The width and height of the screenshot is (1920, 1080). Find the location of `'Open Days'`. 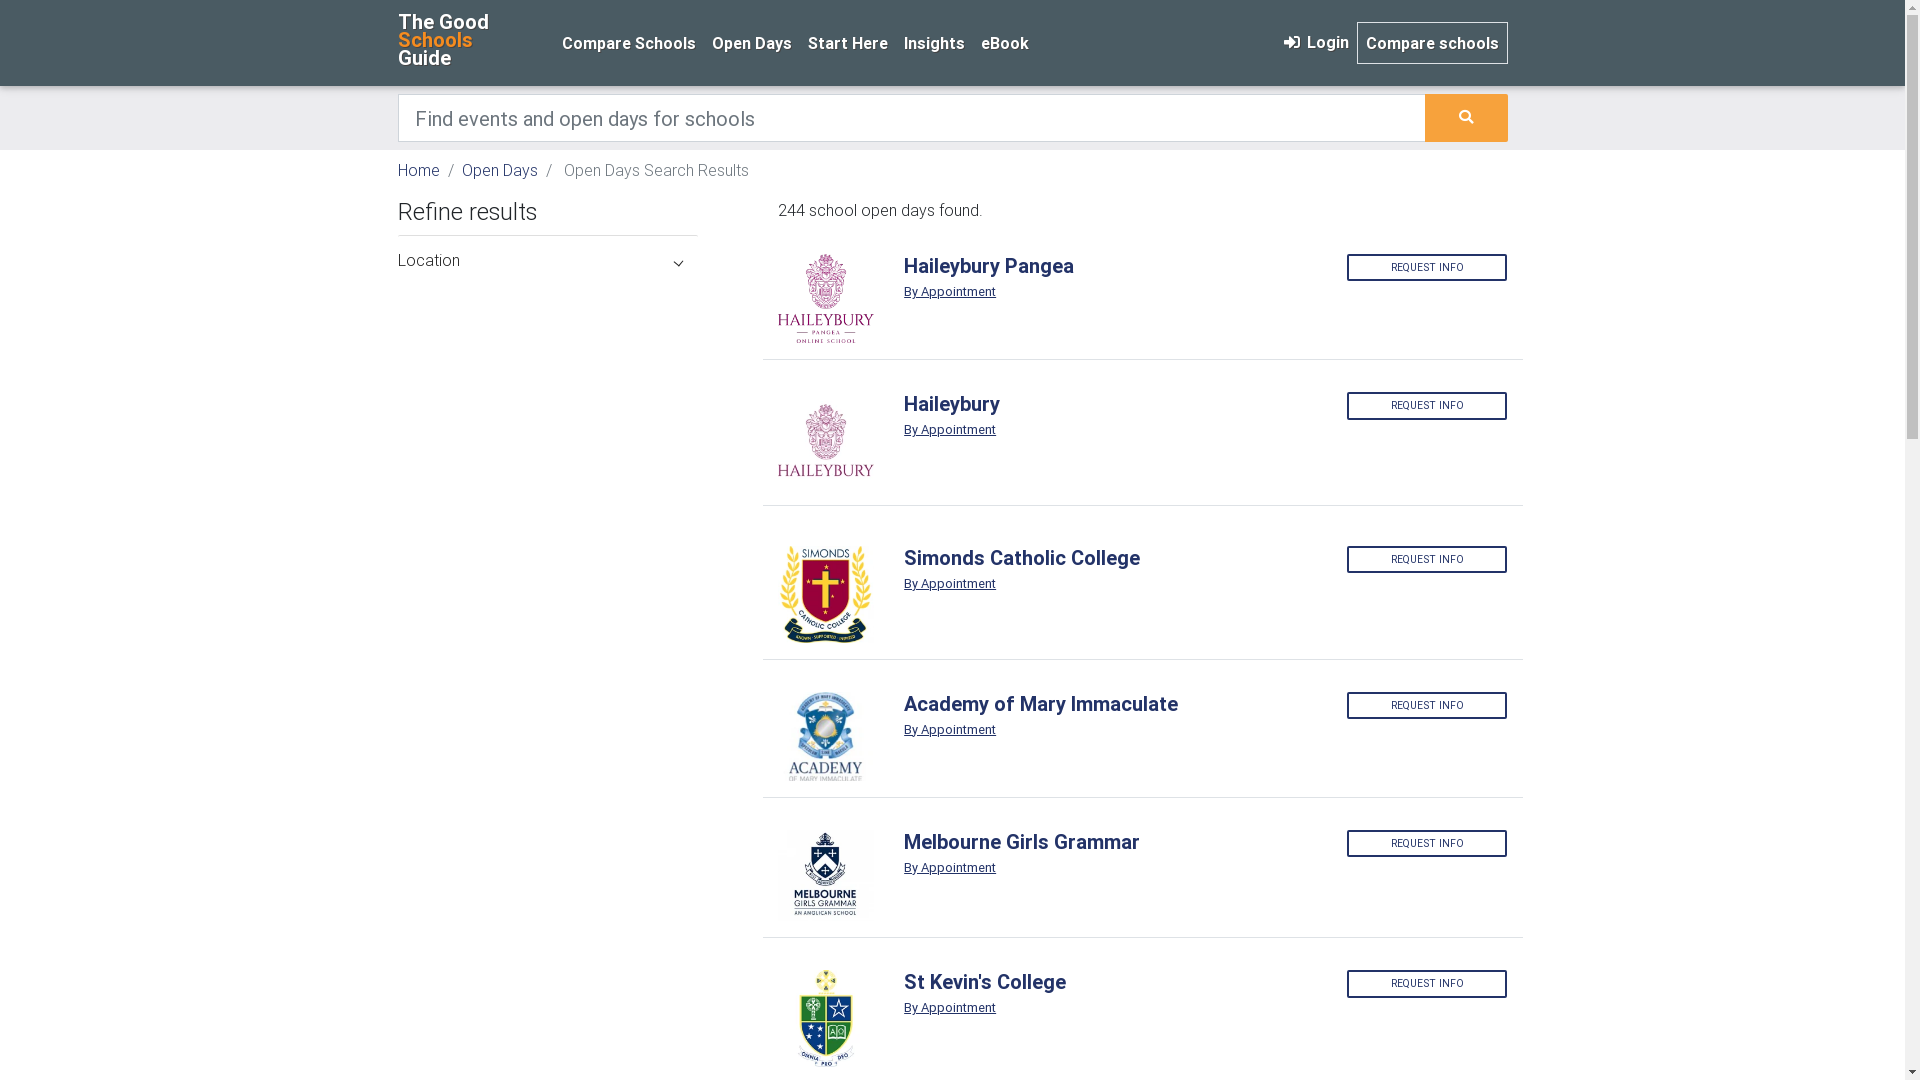

'Open Days' is located at coordinates (460, 168).